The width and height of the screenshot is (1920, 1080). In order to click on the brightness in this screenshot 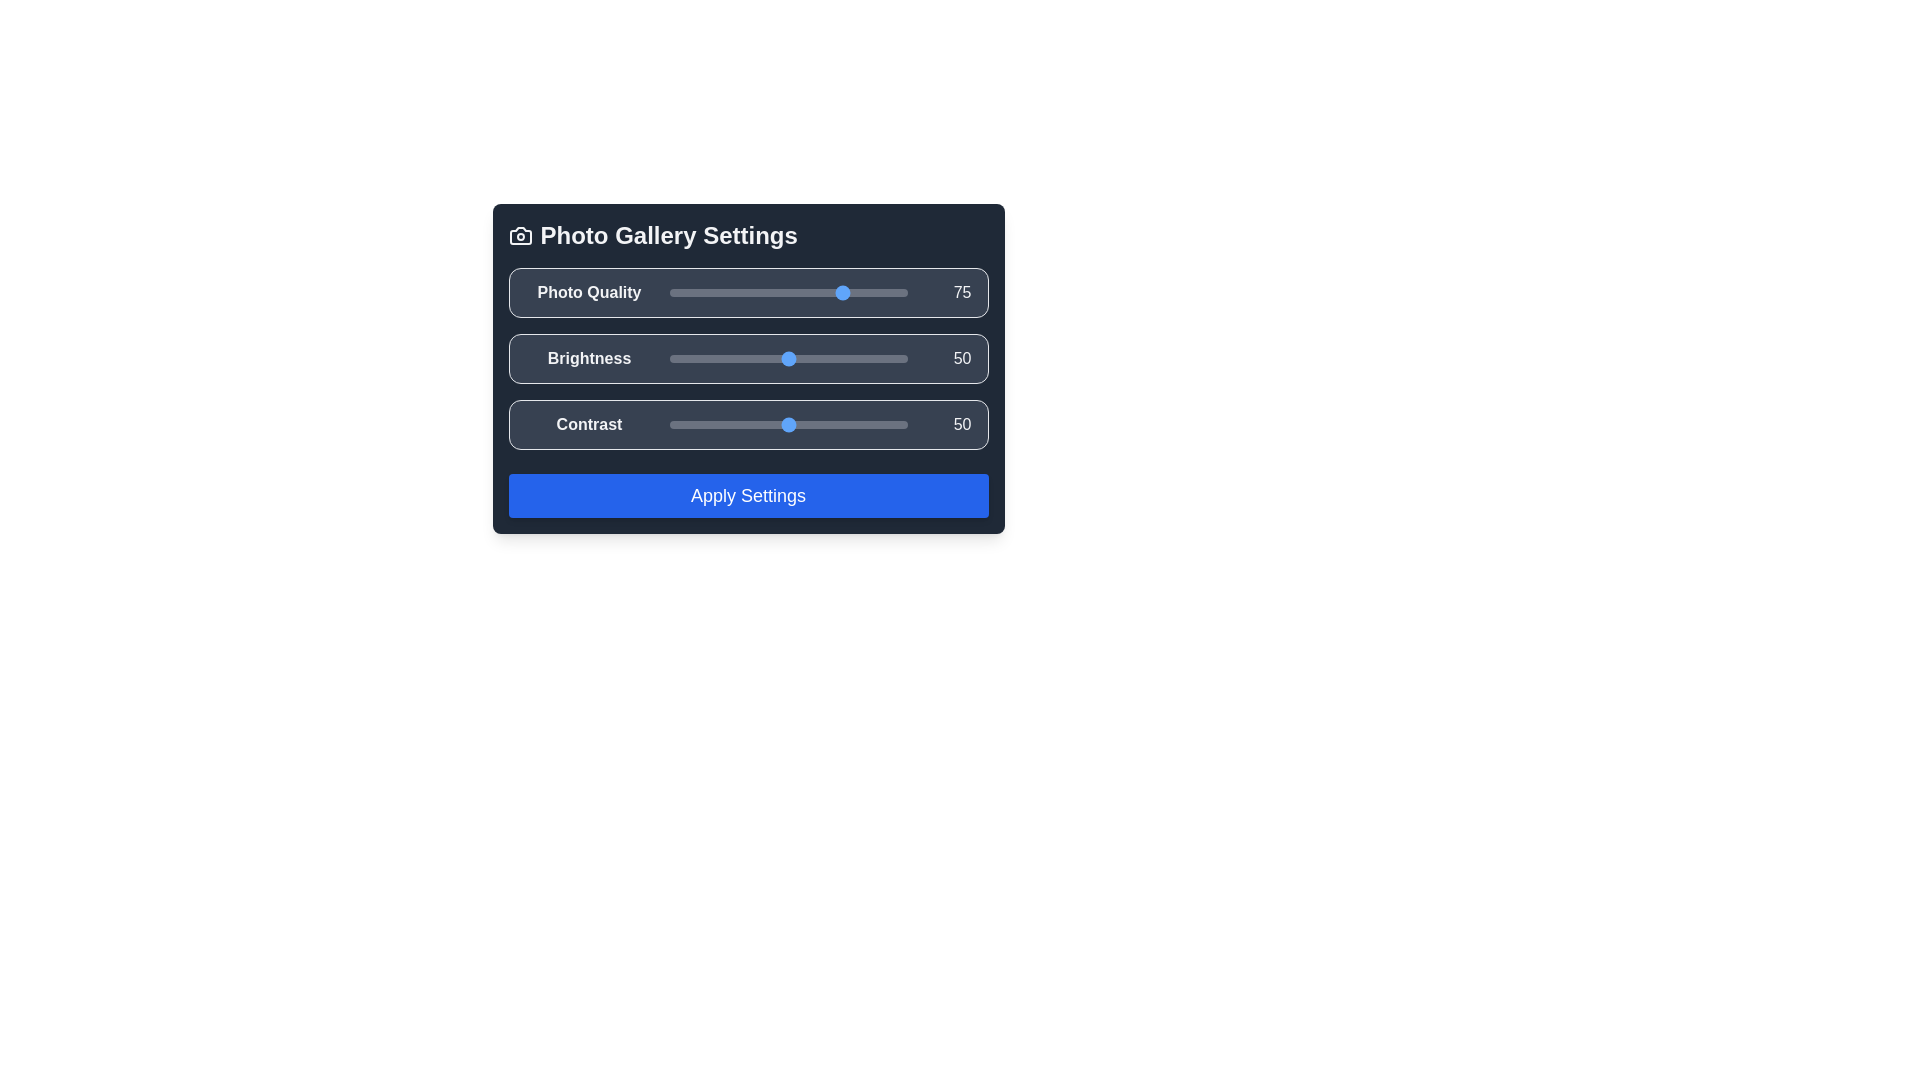, I will do `click(775, 357)`.